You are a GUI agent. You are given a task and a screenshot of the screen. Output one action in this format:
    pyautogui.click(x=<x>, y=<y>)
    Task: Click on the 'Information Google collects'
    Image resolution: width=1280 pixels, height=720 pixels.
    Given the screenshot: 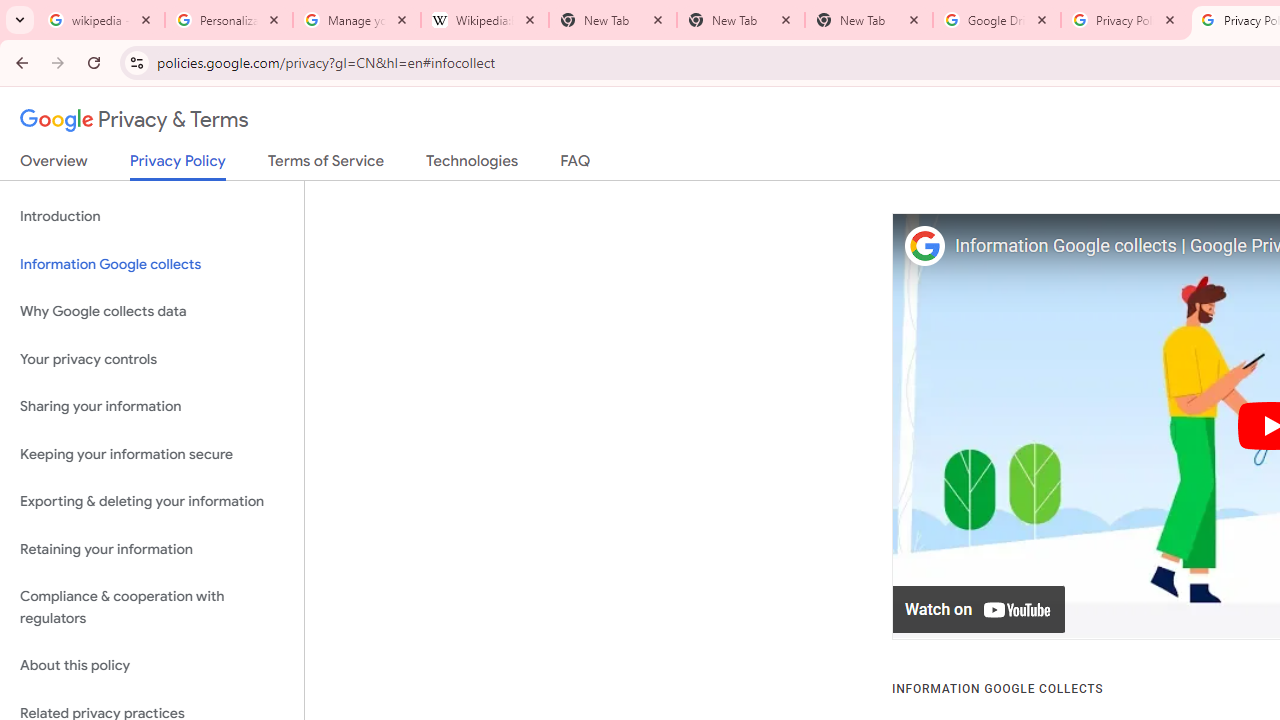 What is the action you would take?
    pyautogui.click(x=151, y=263)
    